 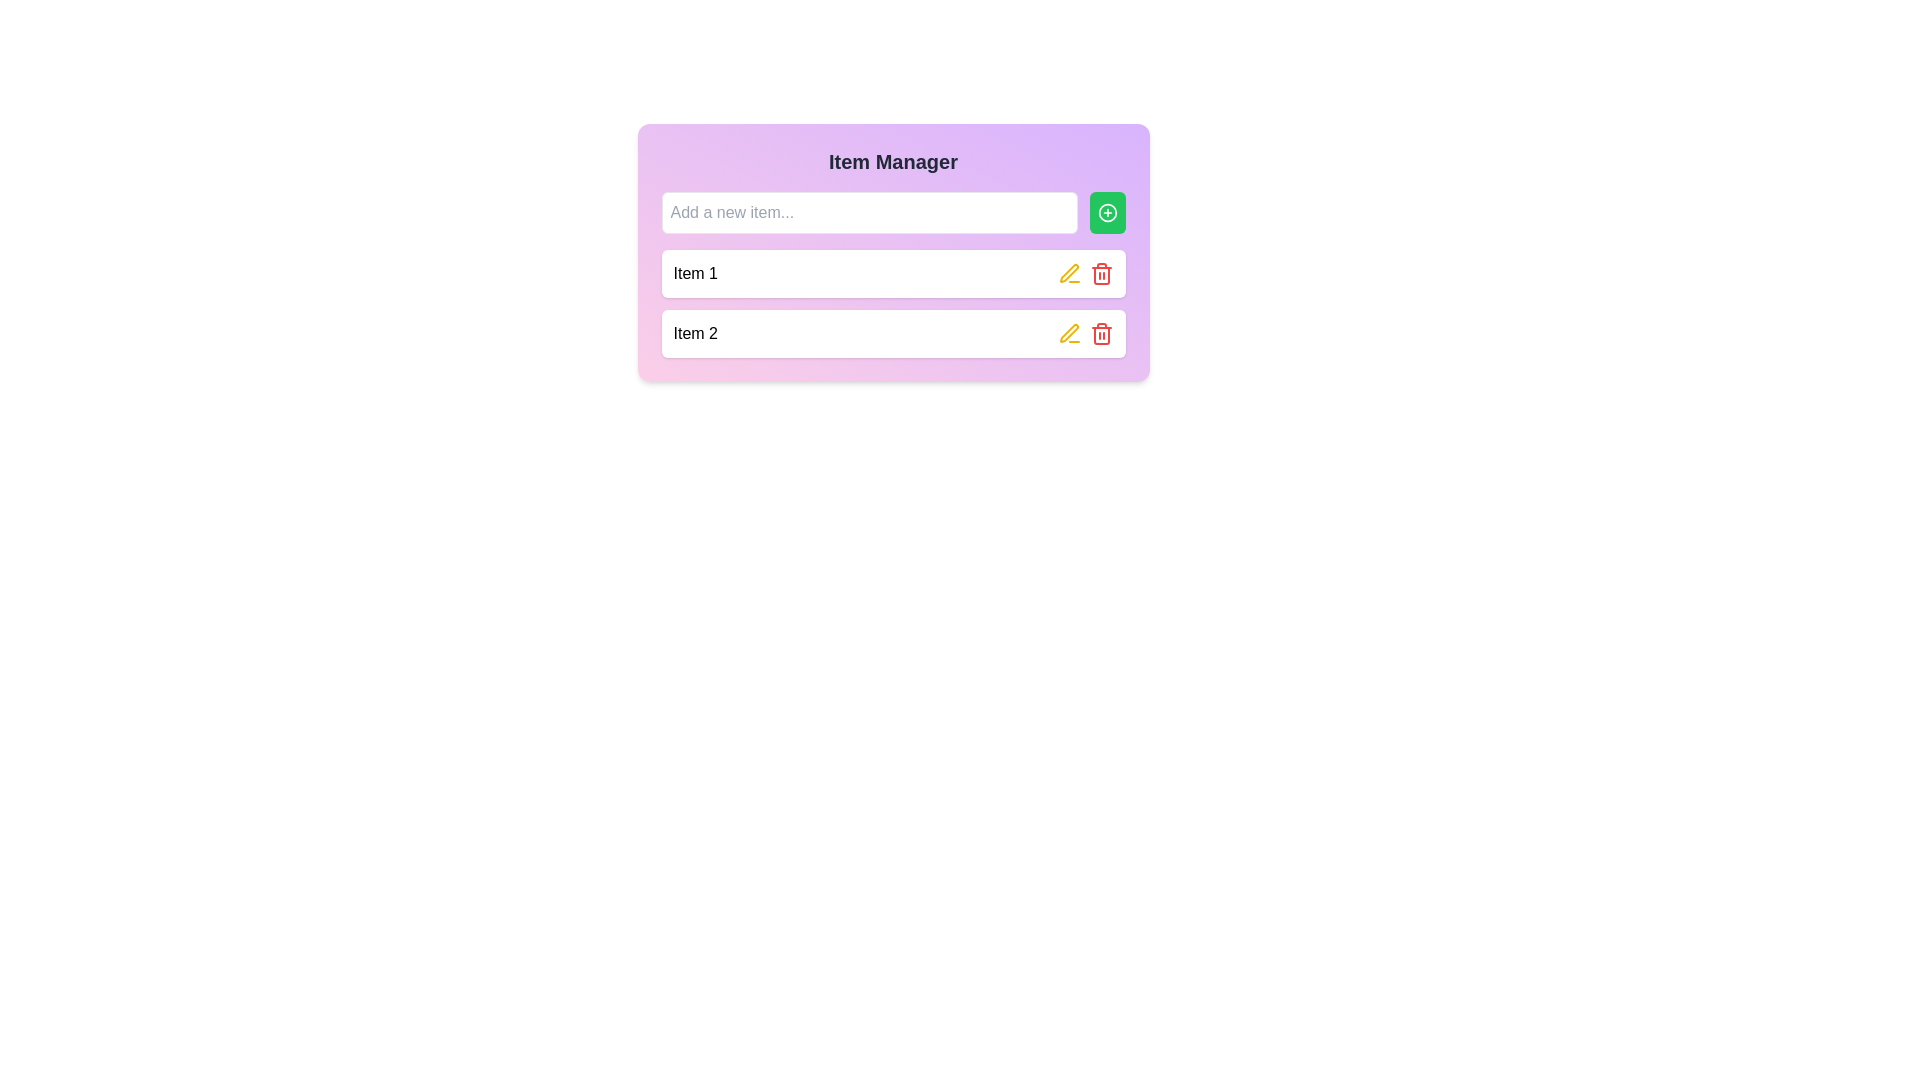 What do you see at coordinates (1100, 333) in the screenshot?
I see `the delete icon button located at the far-right of the second-row item in the list` at bounding box center [1100, 333].